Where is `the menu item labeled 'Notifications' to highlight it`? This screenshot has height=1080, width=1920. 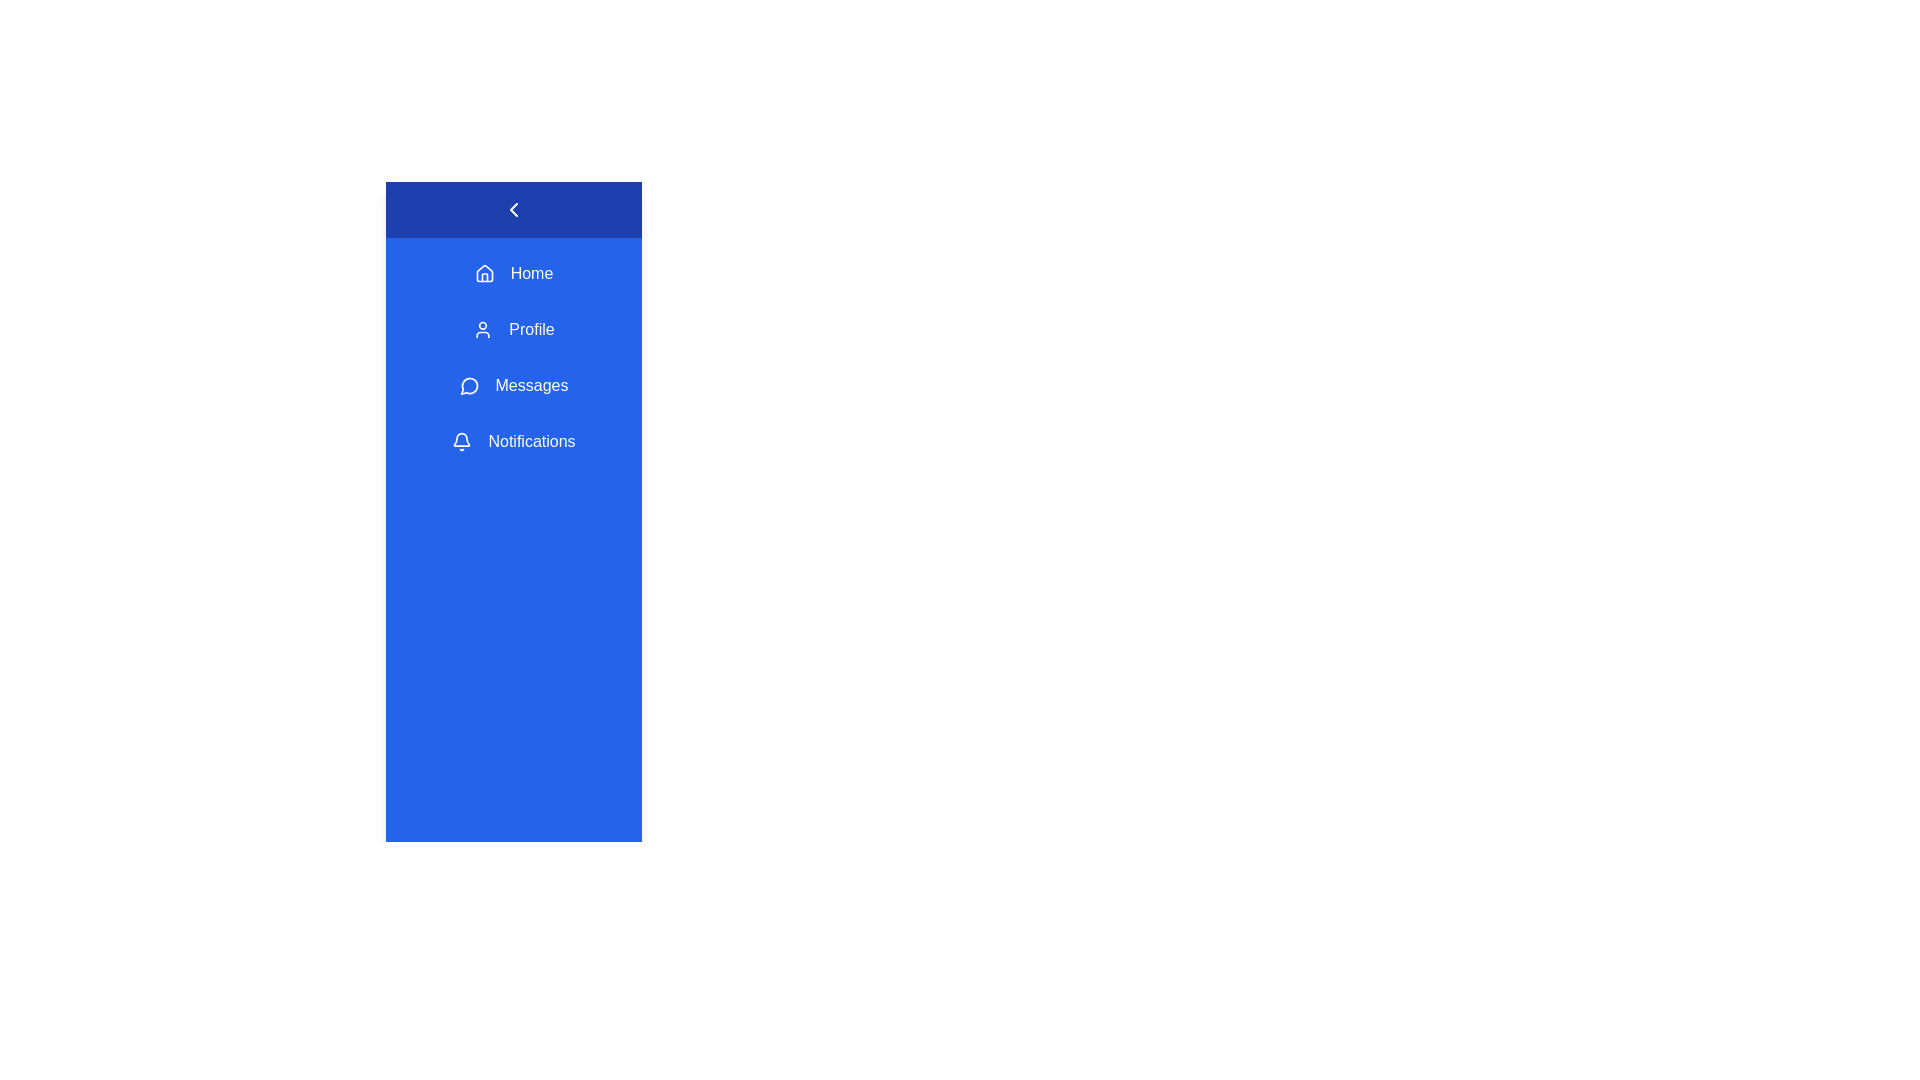
the menu item labeled 'Notifications' to highlight it is located at coordinates (513, 441).